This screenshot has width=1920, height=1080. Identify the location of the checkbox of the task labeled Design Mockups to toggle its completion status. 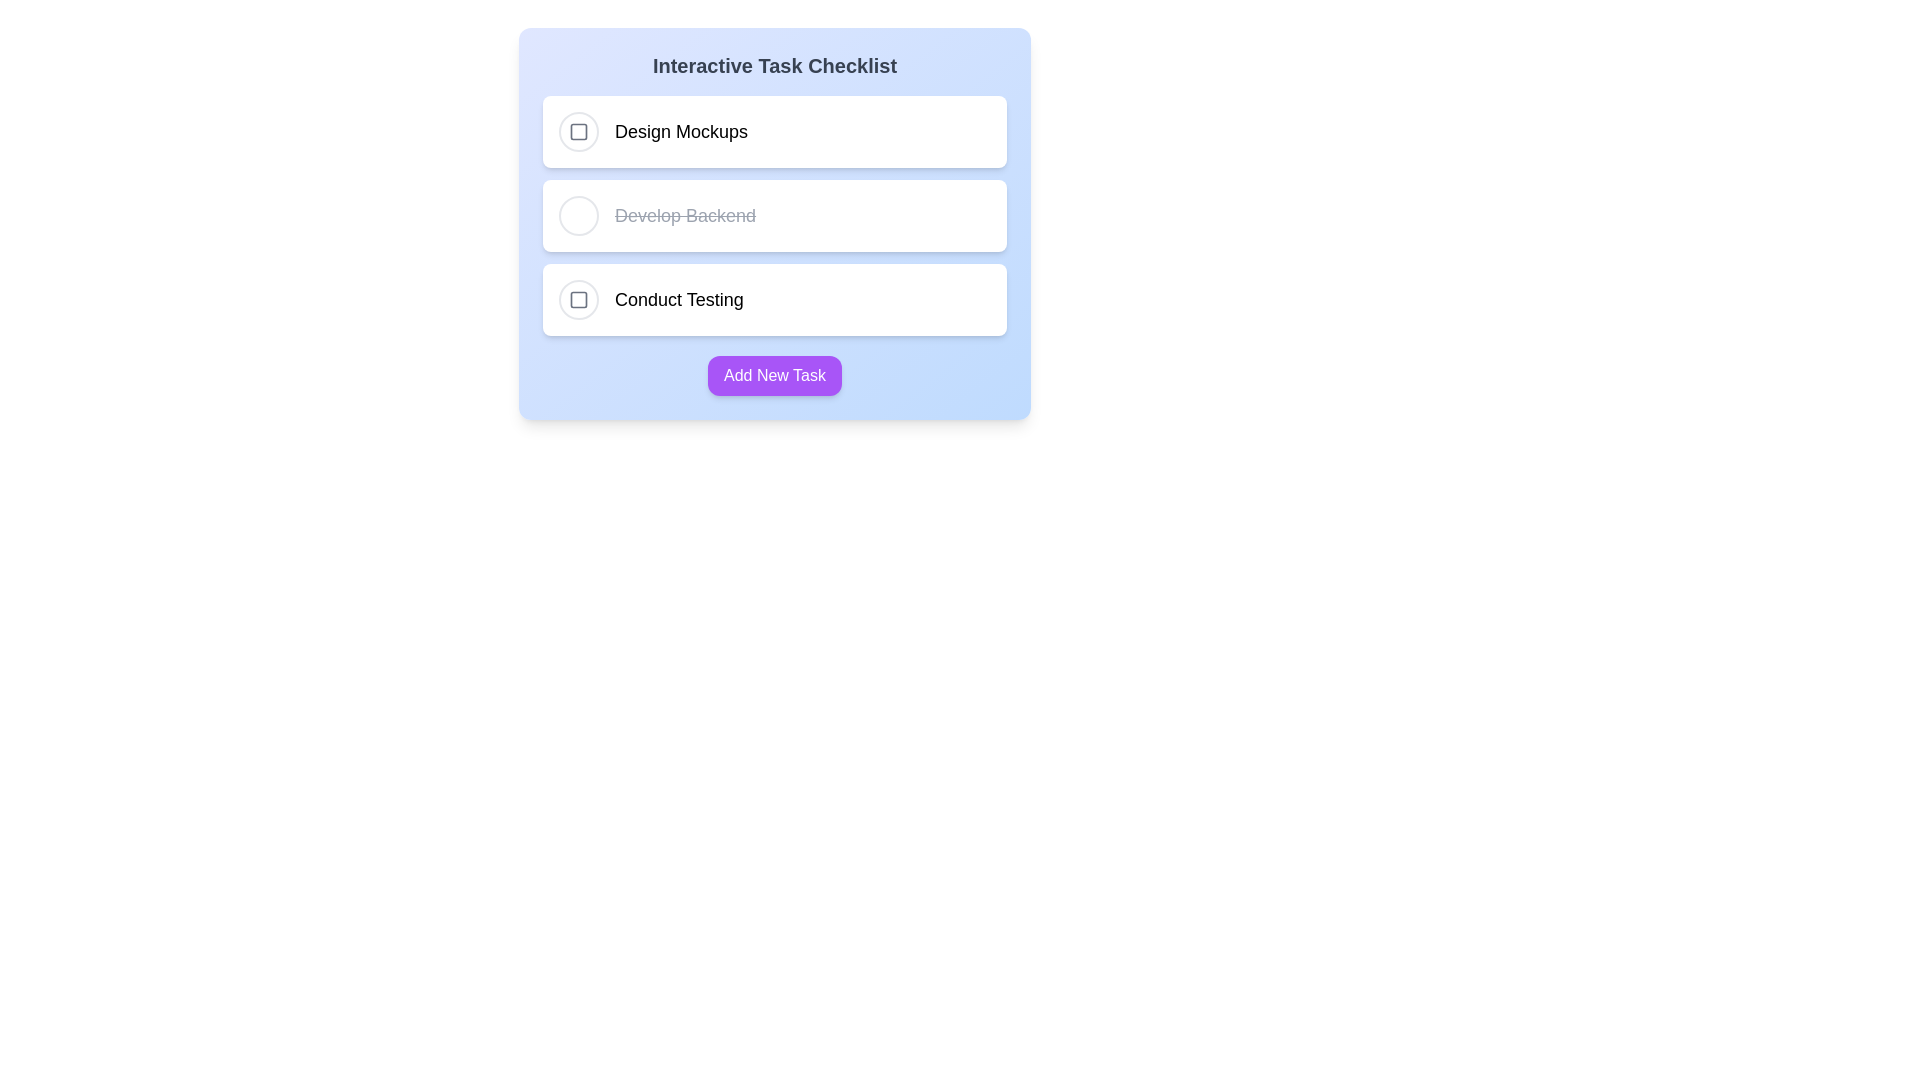
(578, 131).